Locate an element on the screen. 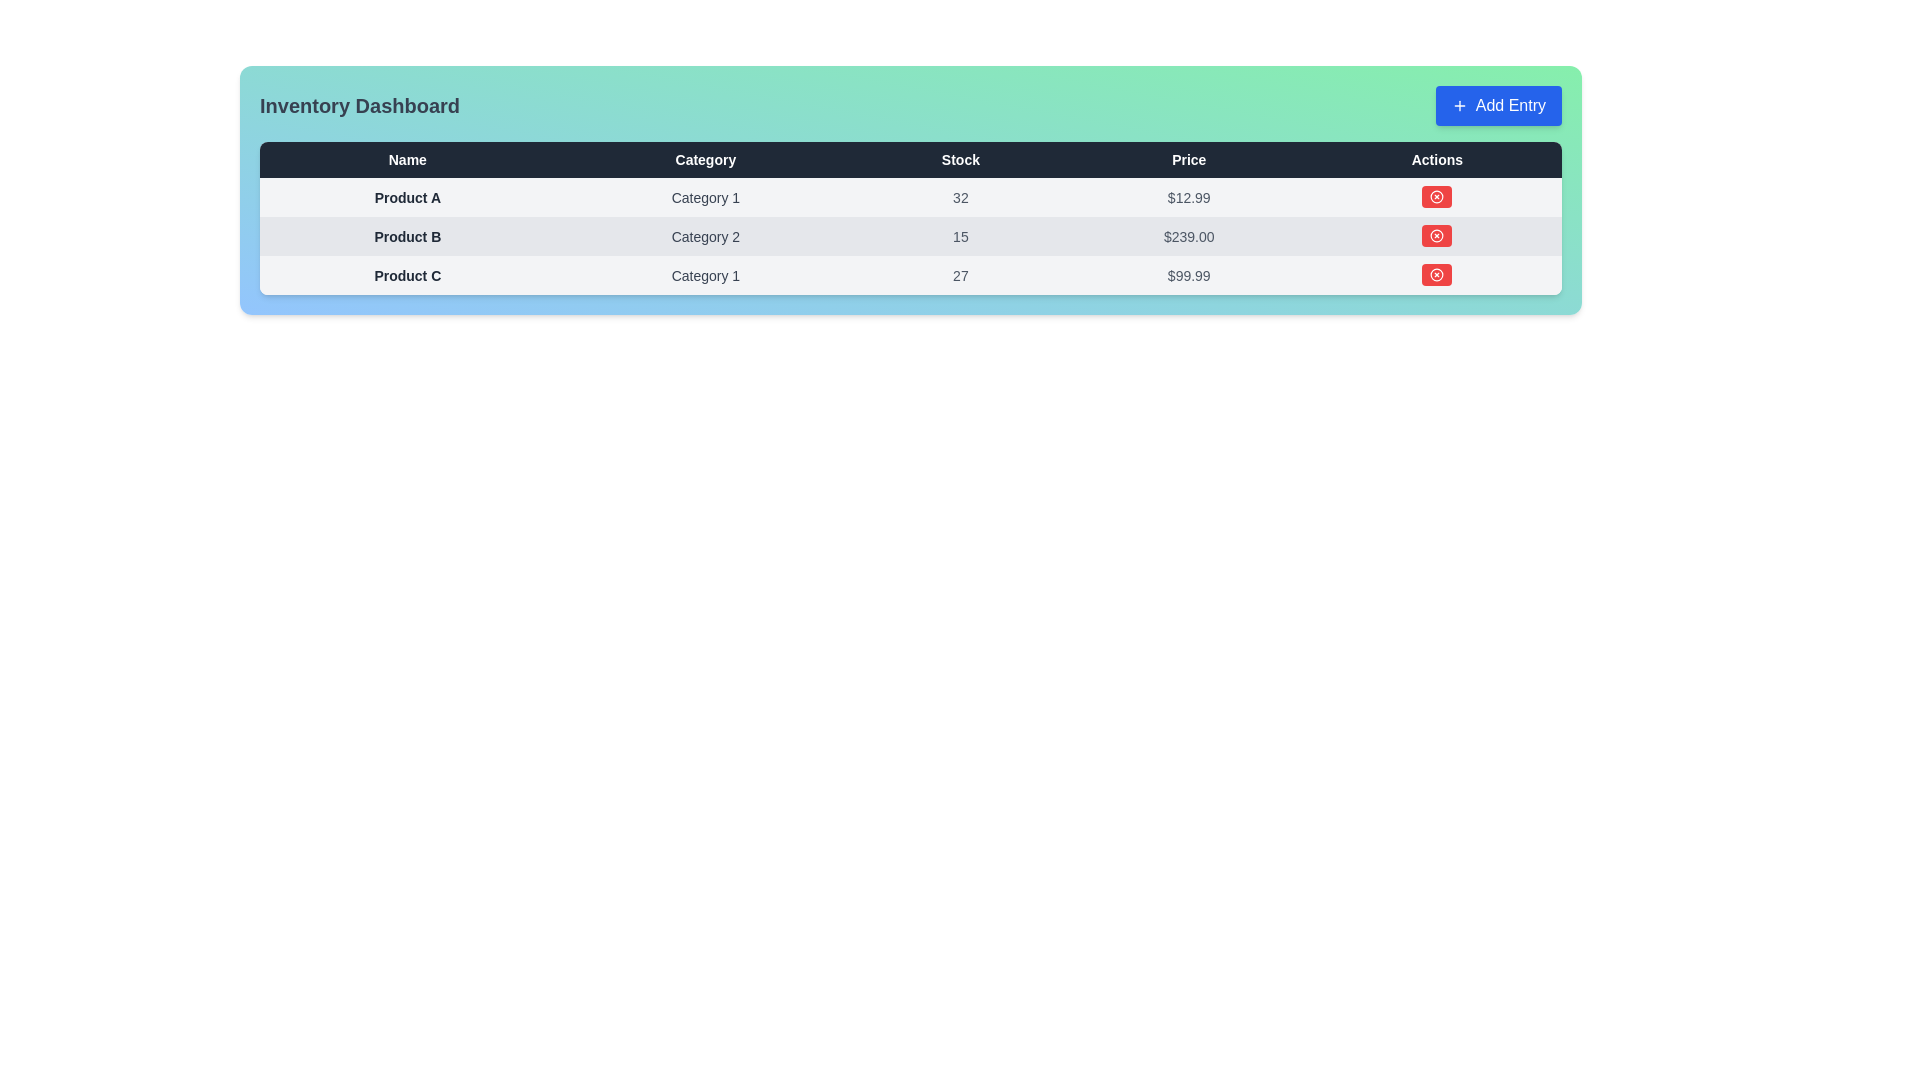  the 'Add Entry' button, which has a blue background and white text, located in the upper right corner of the Inventory Dashboard section is located at coordinates (1498, 105).